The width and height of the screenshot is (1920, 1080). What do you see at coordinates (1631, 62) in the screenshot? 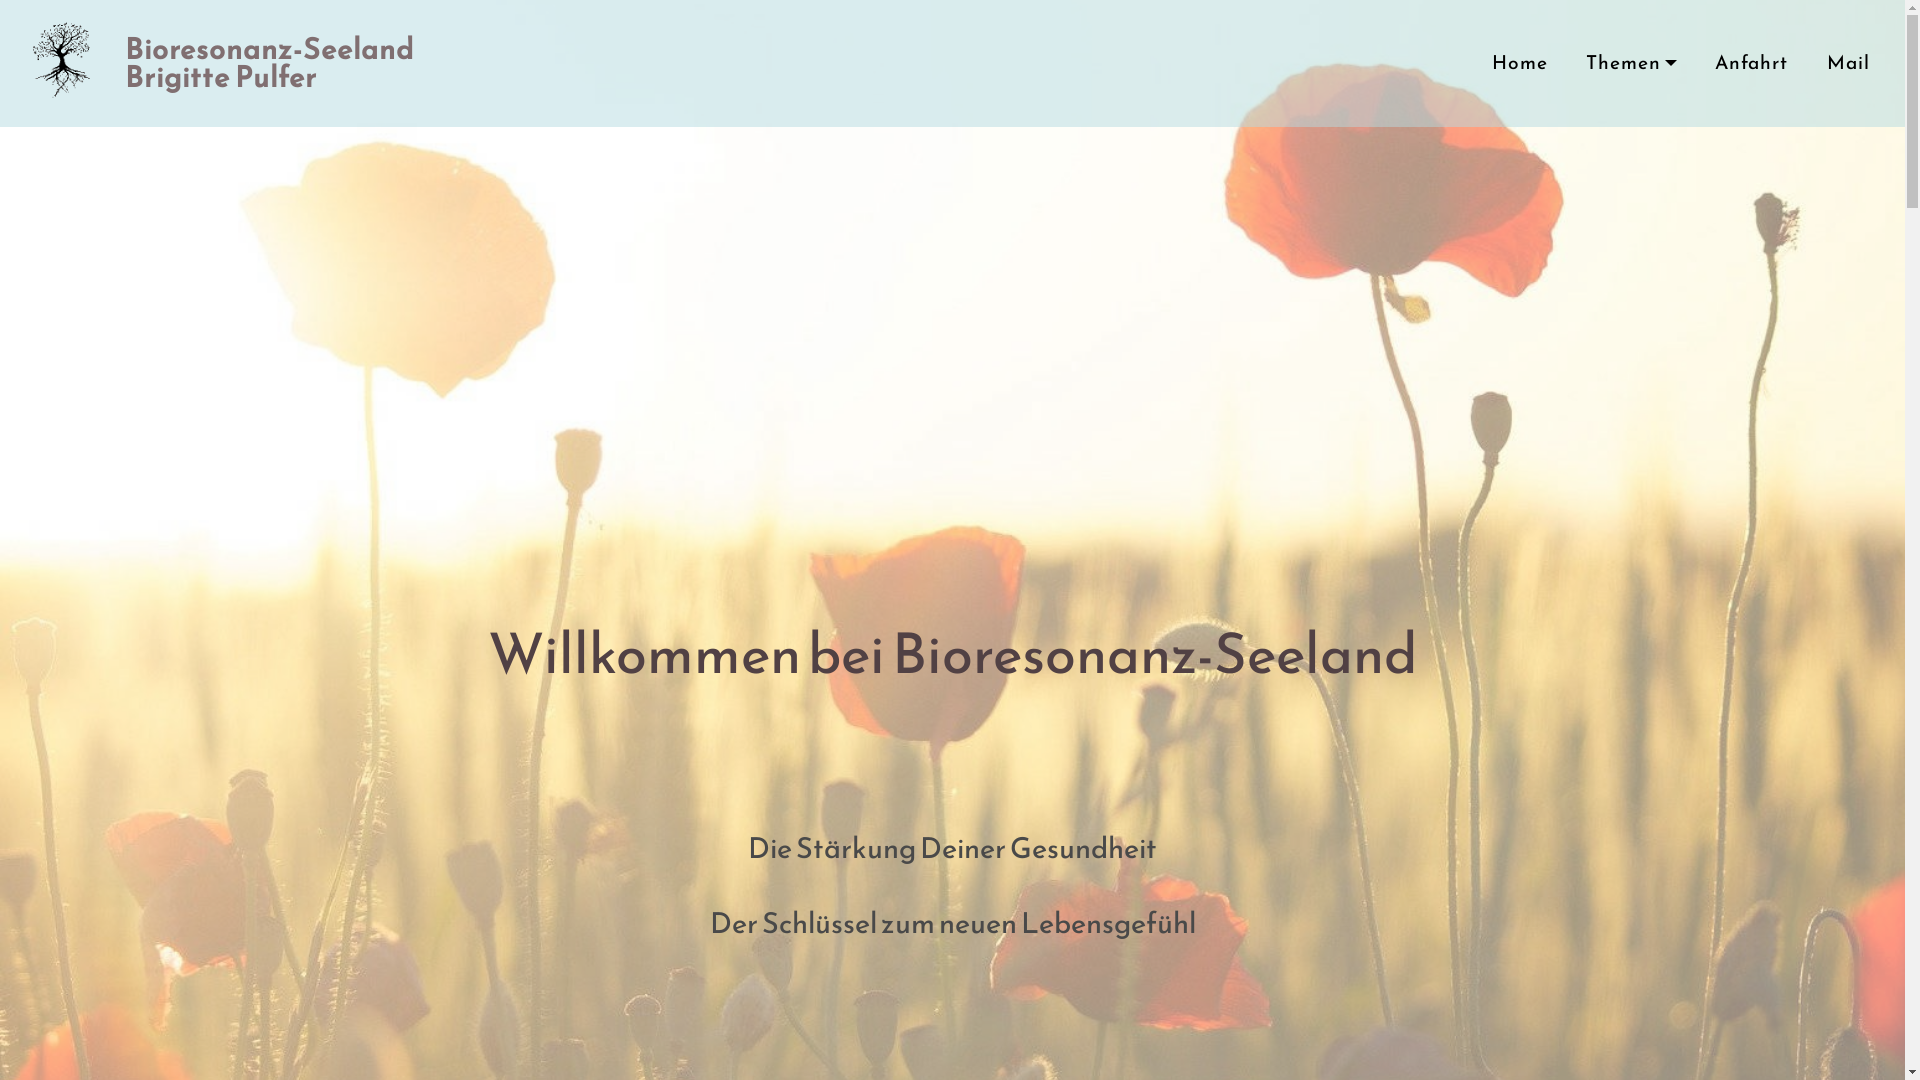
I see `'Themen'` at bounding box center [1631, 62].